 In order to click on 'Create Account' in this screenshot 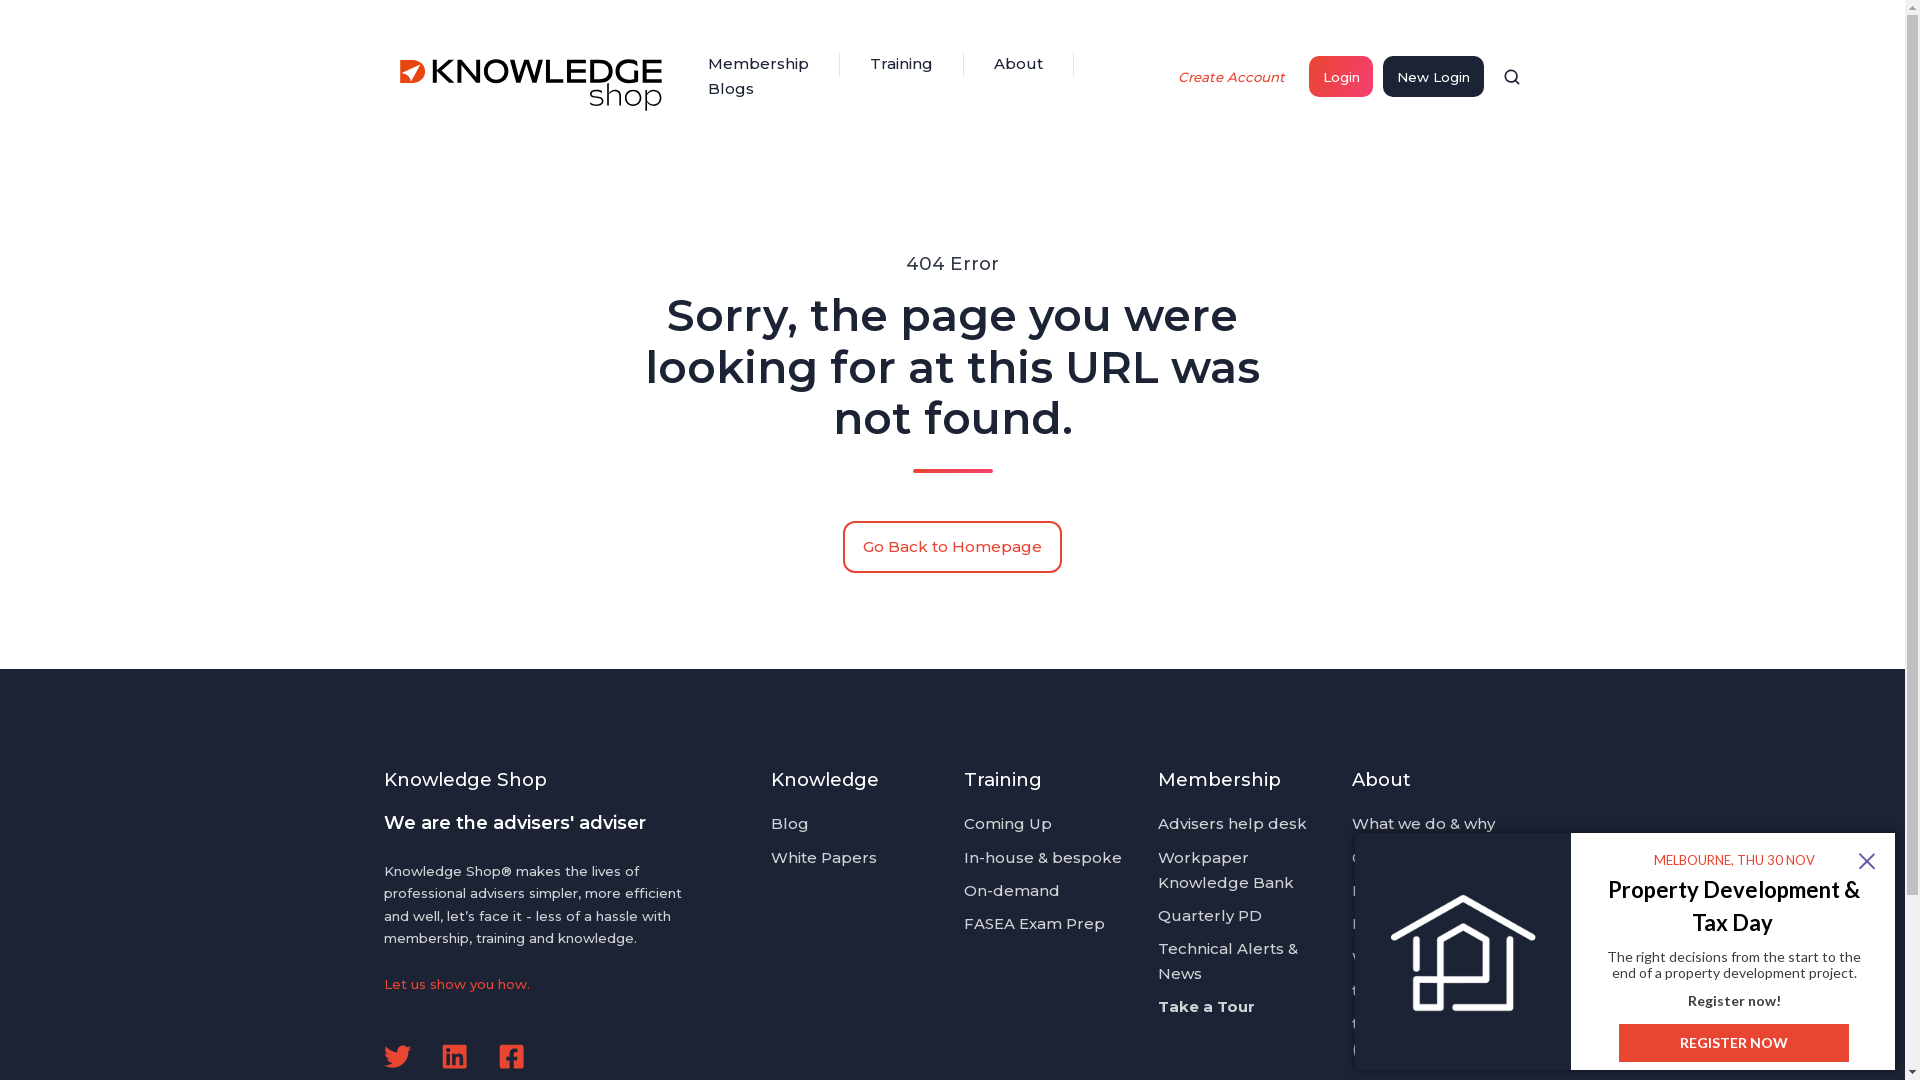, I will do `click(1231, 75)`.